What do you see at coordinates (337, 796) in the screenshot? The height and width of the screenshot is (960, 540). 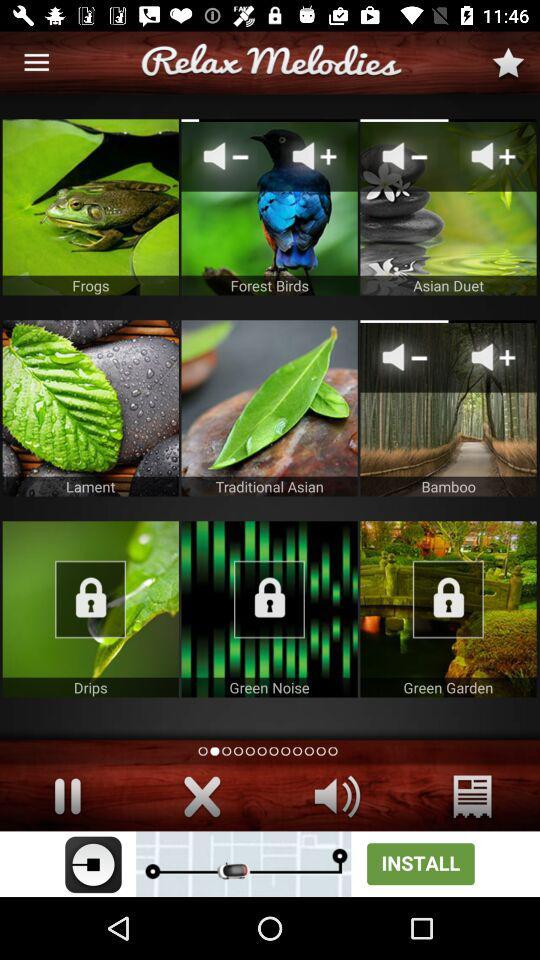 I see `sound option` at bounding box center [337, 796].